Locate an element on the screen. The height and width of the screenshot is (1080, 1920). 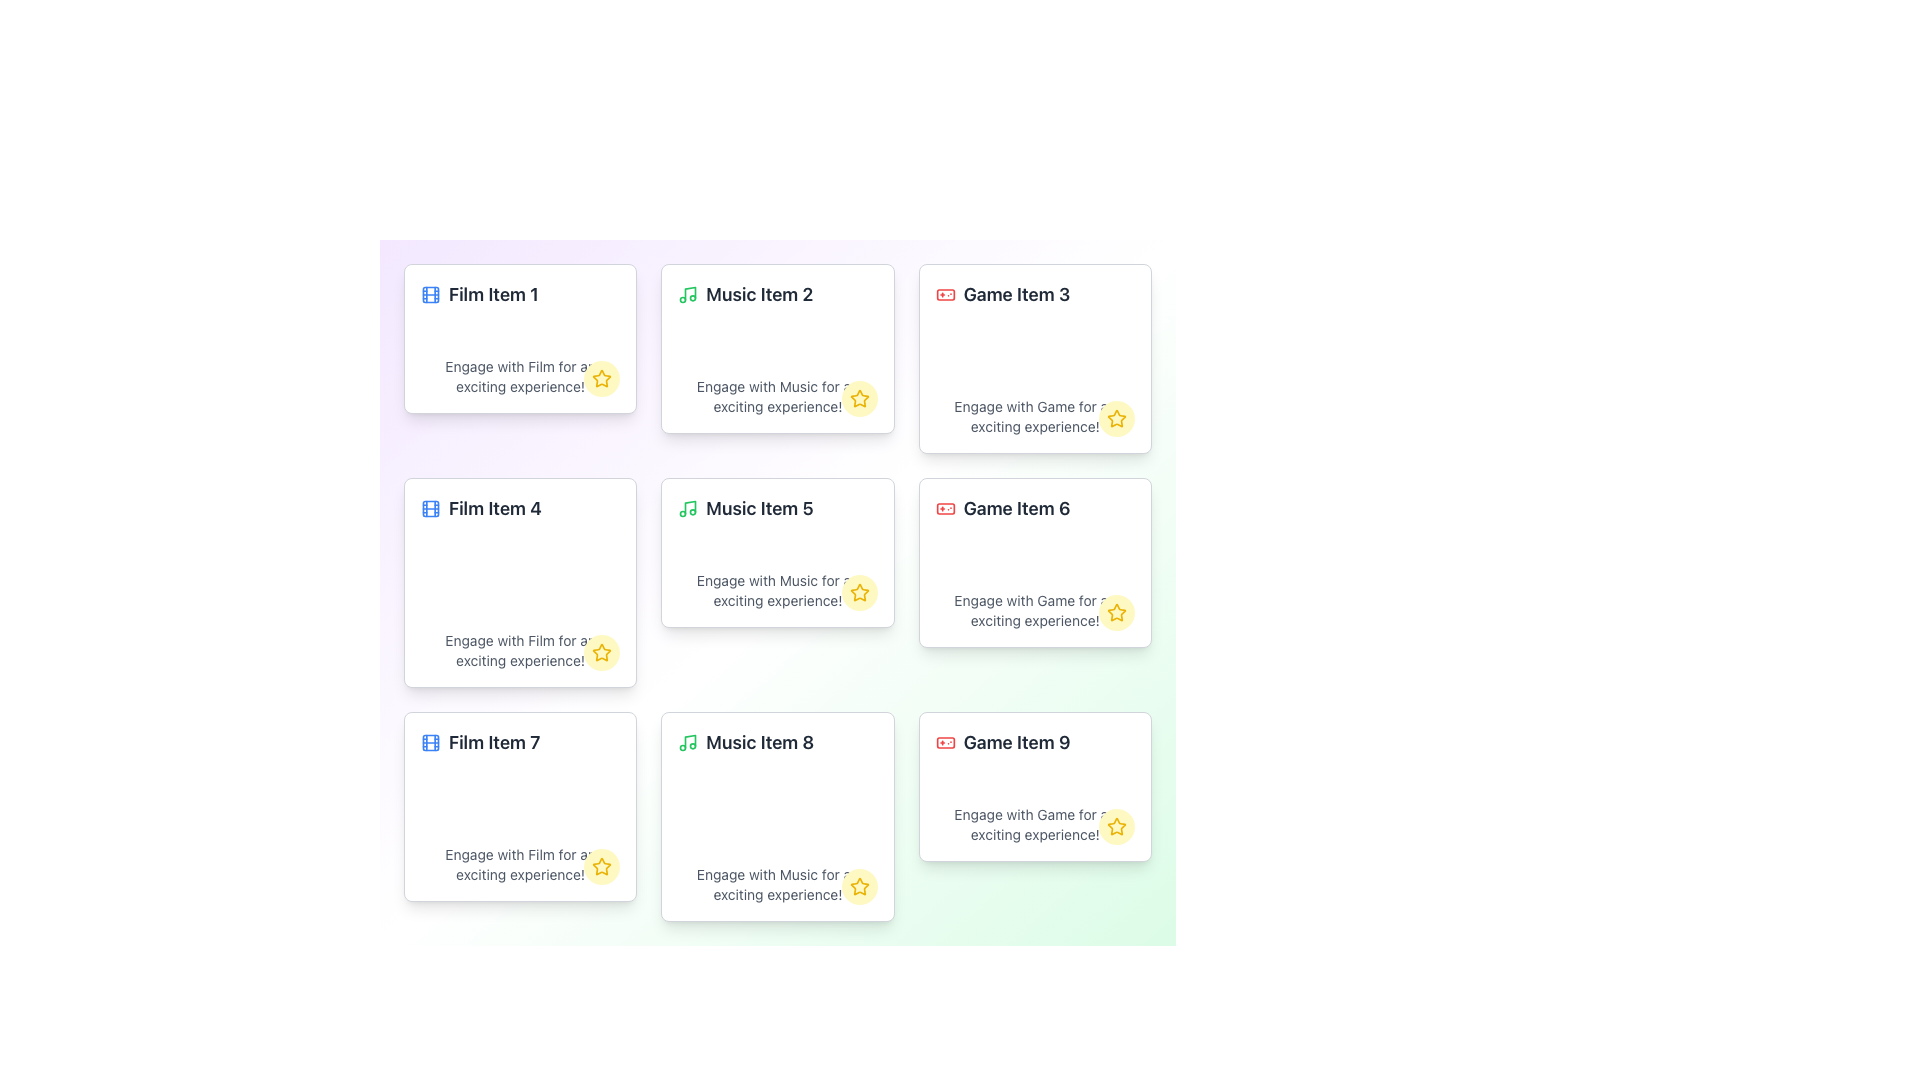
the yellow star icon with a hollow center and thick outline located in the lower-right corner of the card labeled 'Film Item 1' for additional information is located at coordinates (601, 378).